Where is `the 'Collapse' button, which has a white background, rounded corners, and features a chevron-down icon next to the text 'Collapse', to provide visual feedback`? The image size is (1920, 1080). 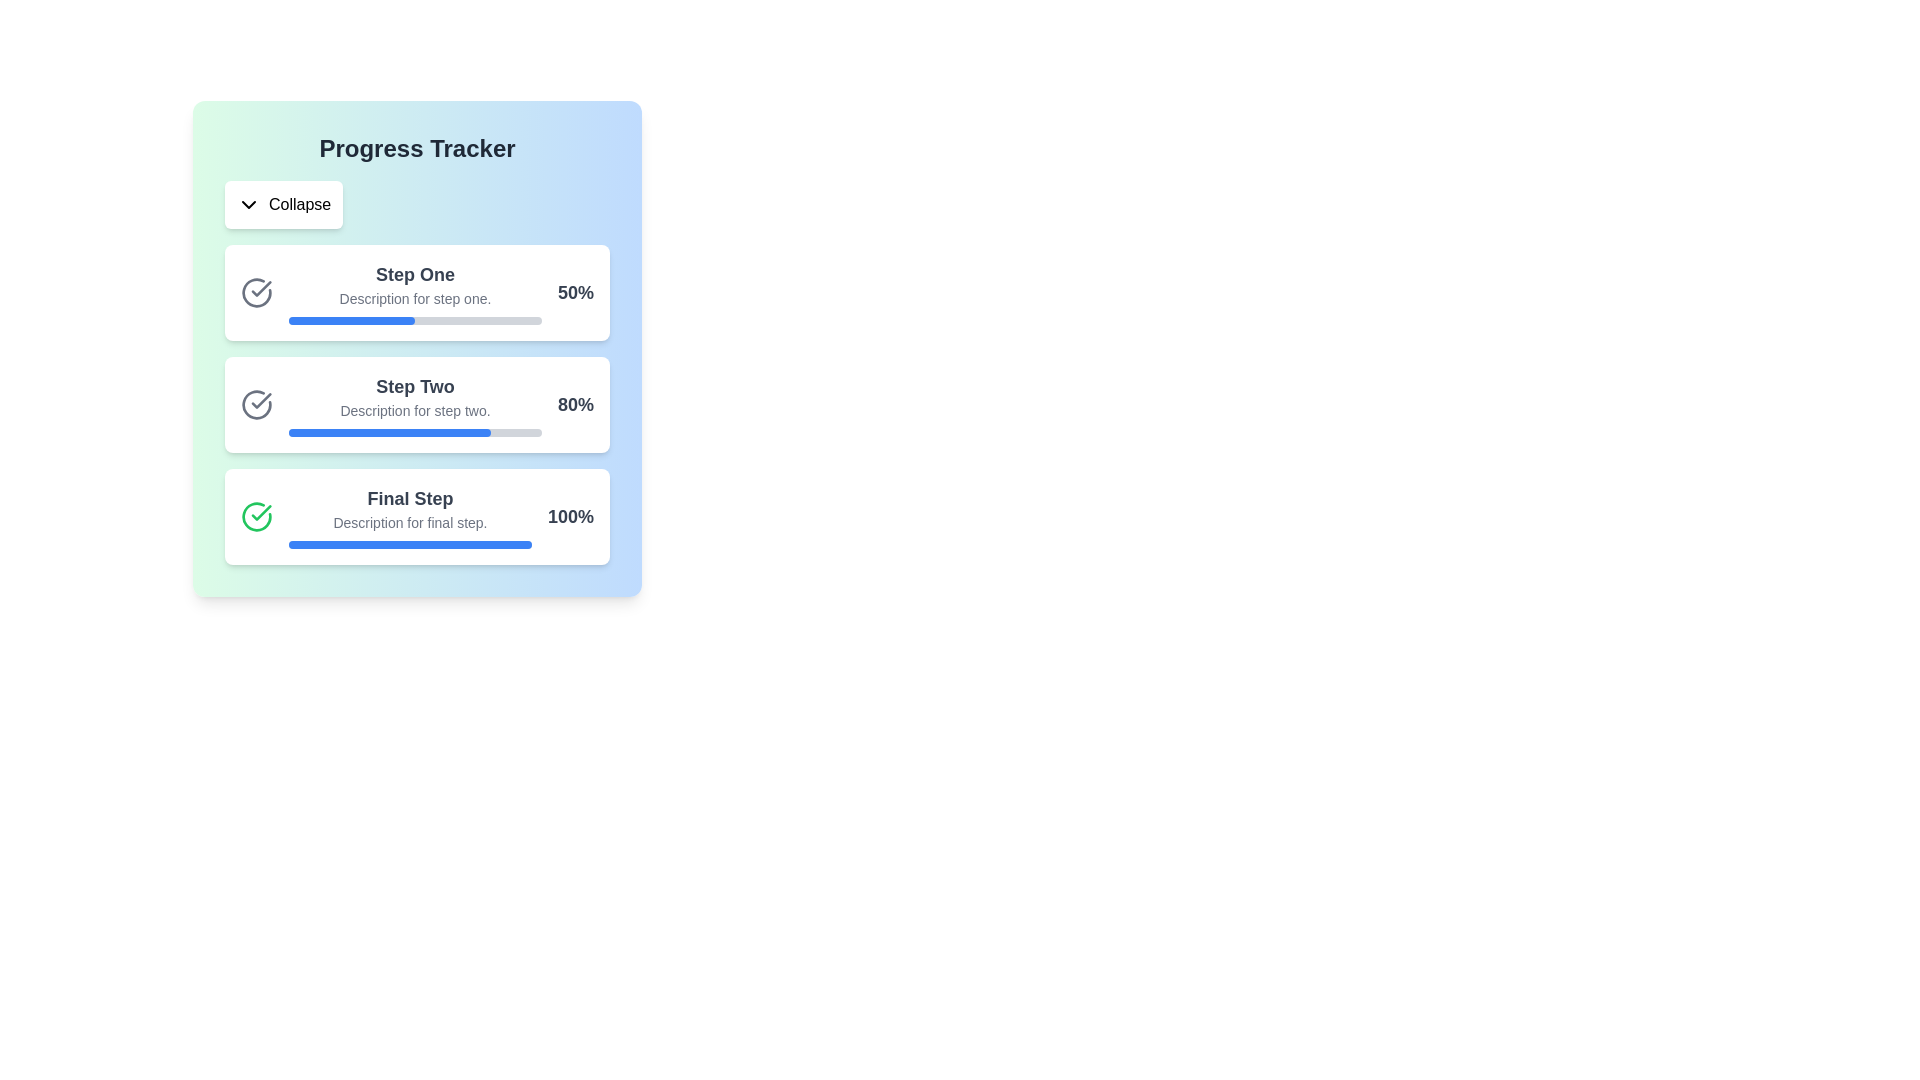 the 'Collapse' button, which has a white background, rounded corners, and features a chevron-down icon next to the text 'Collapse', to provide visual feedback is located at coordinates (283, 204).